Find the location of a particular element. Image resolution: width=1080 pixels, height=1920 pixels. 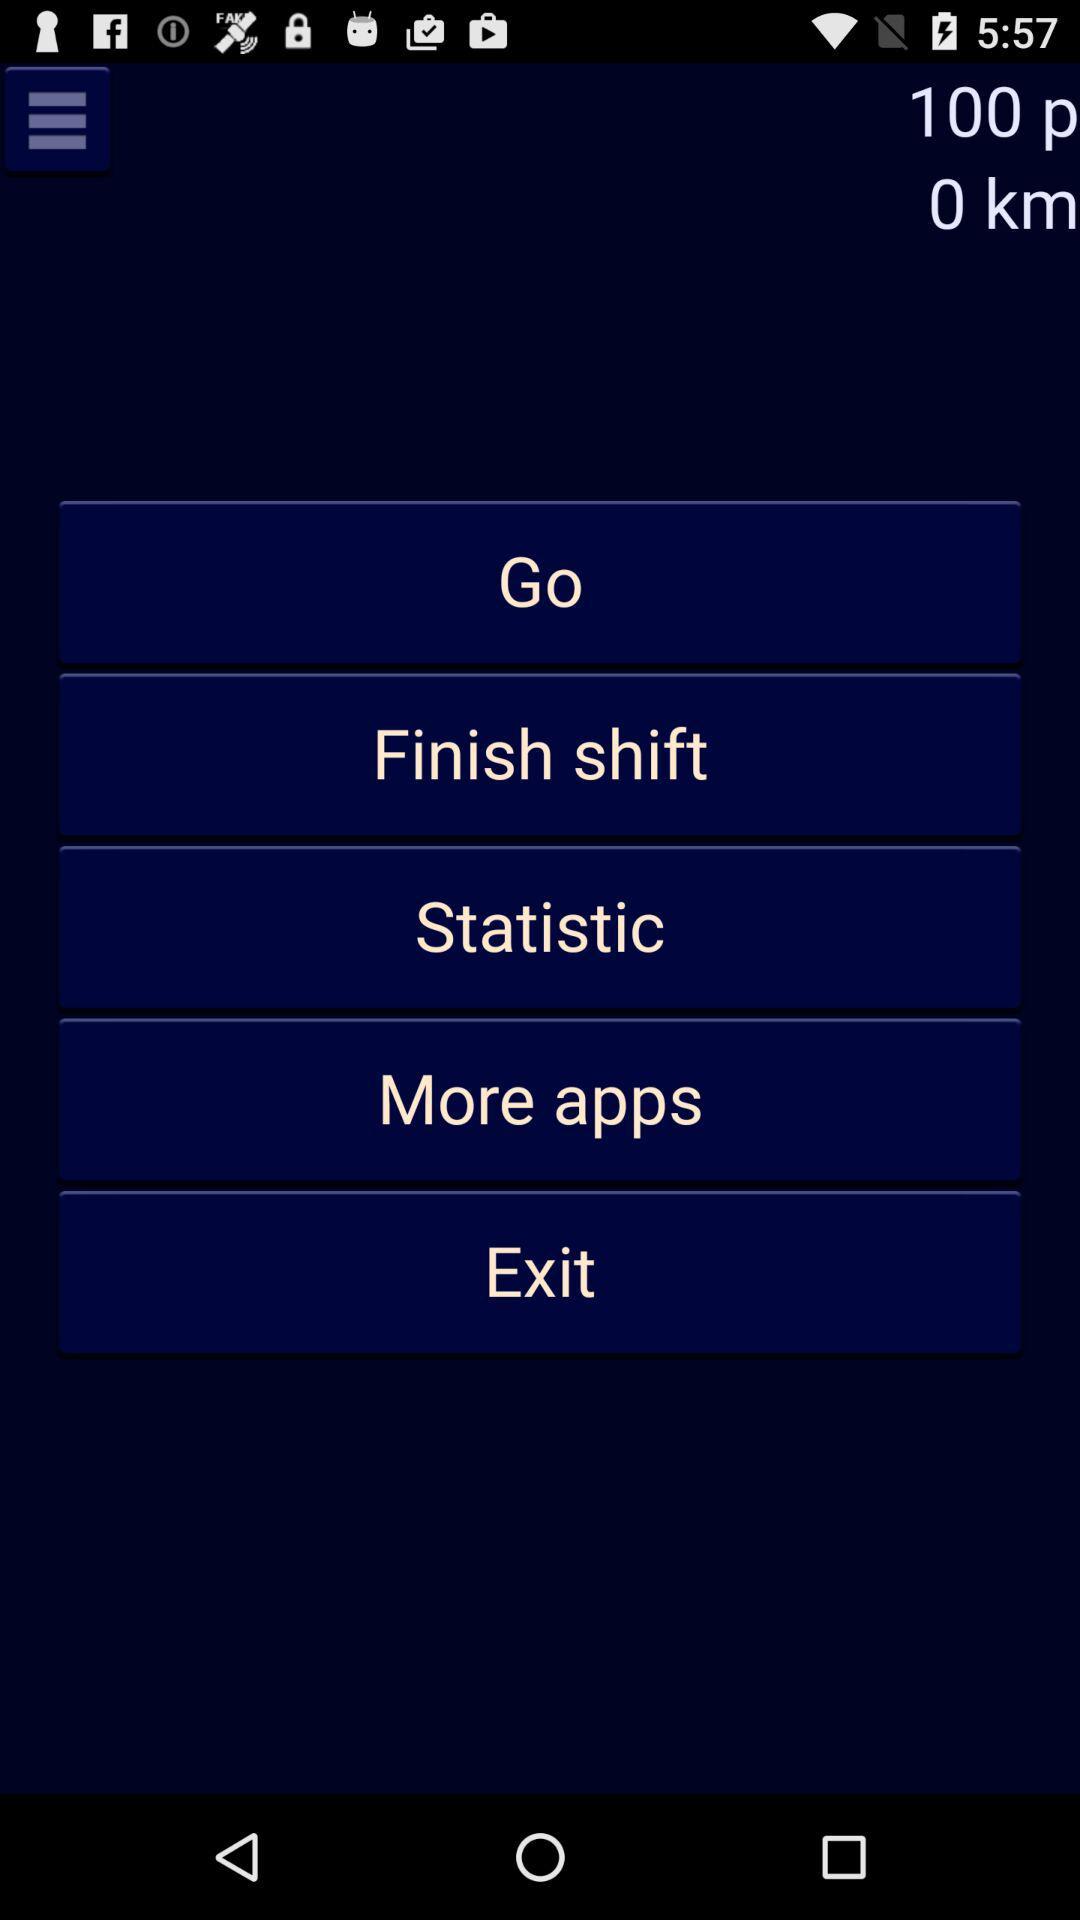

the exit icon is located at coordinates (540, 1272).